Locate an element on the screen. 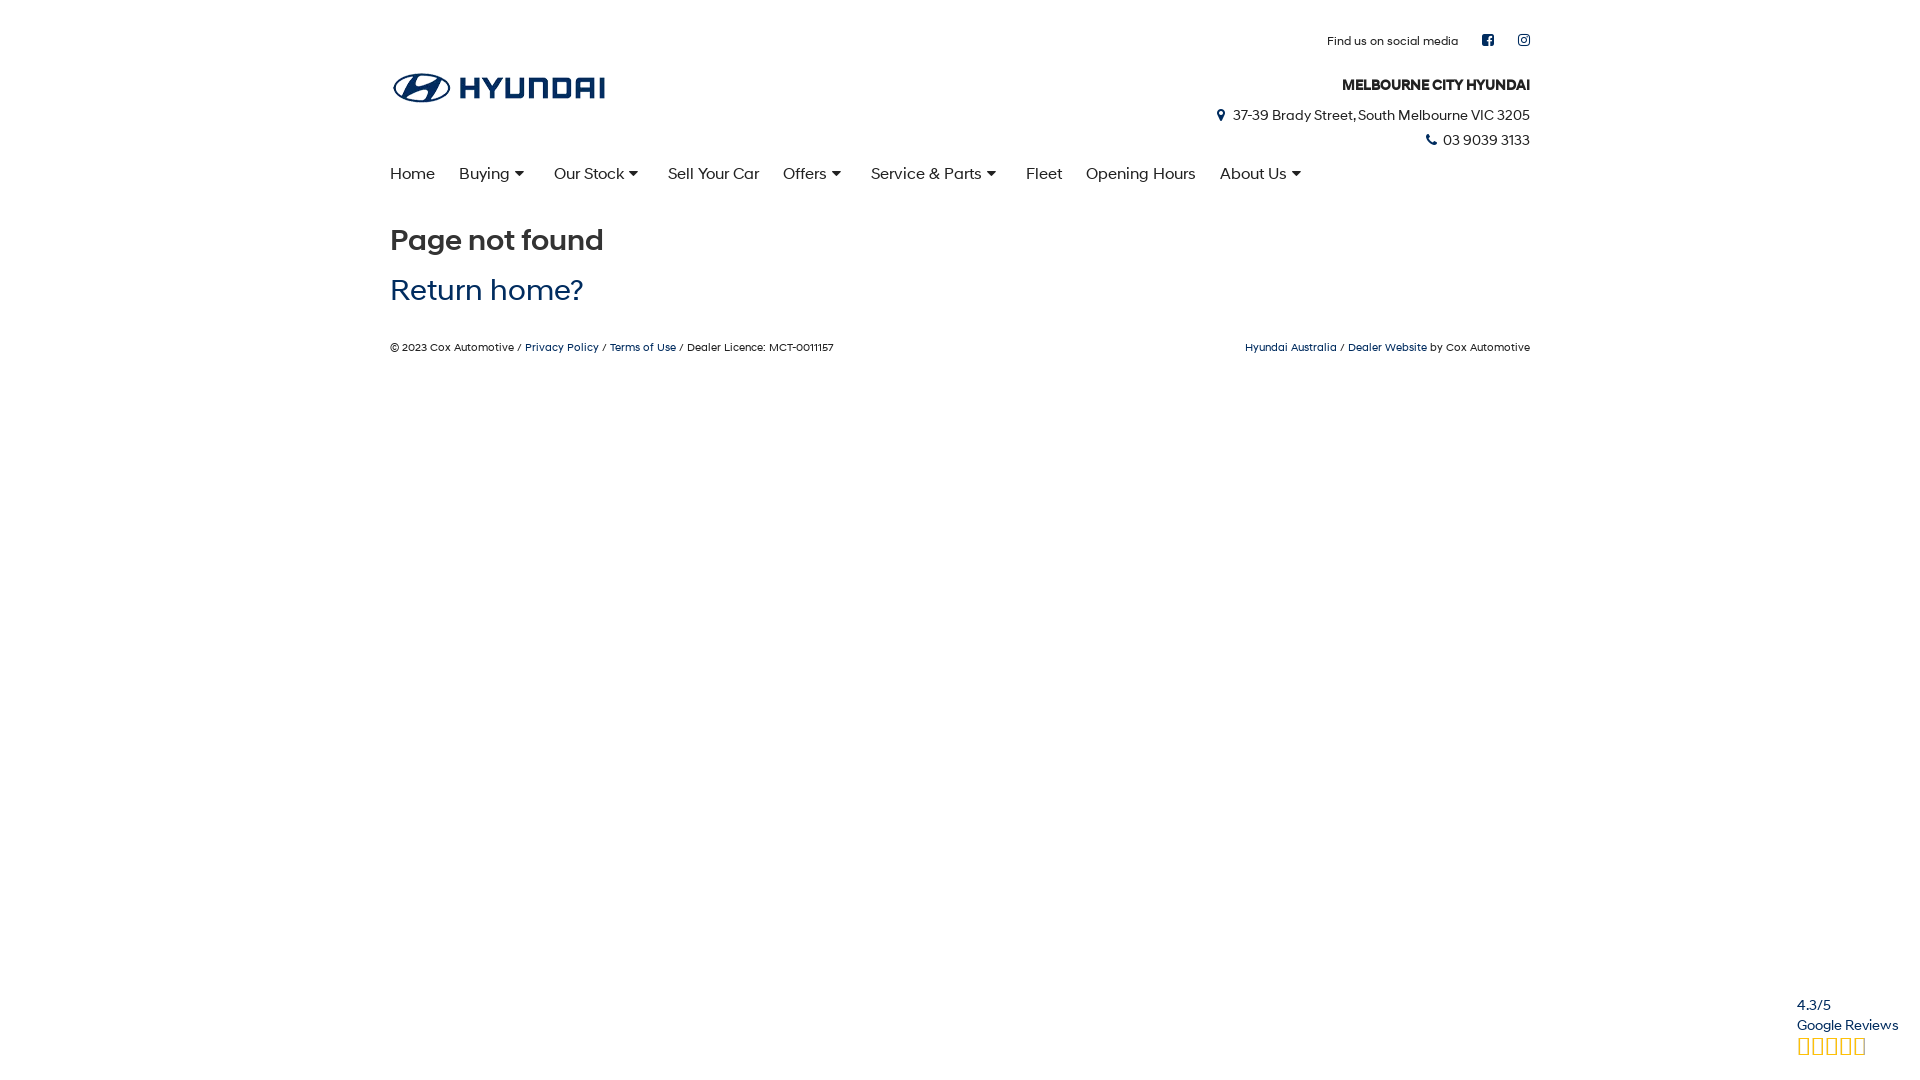 This screenshot has width=1920, height=1080. 'Hyundai Australia' is located at coordinates (1291, 346).